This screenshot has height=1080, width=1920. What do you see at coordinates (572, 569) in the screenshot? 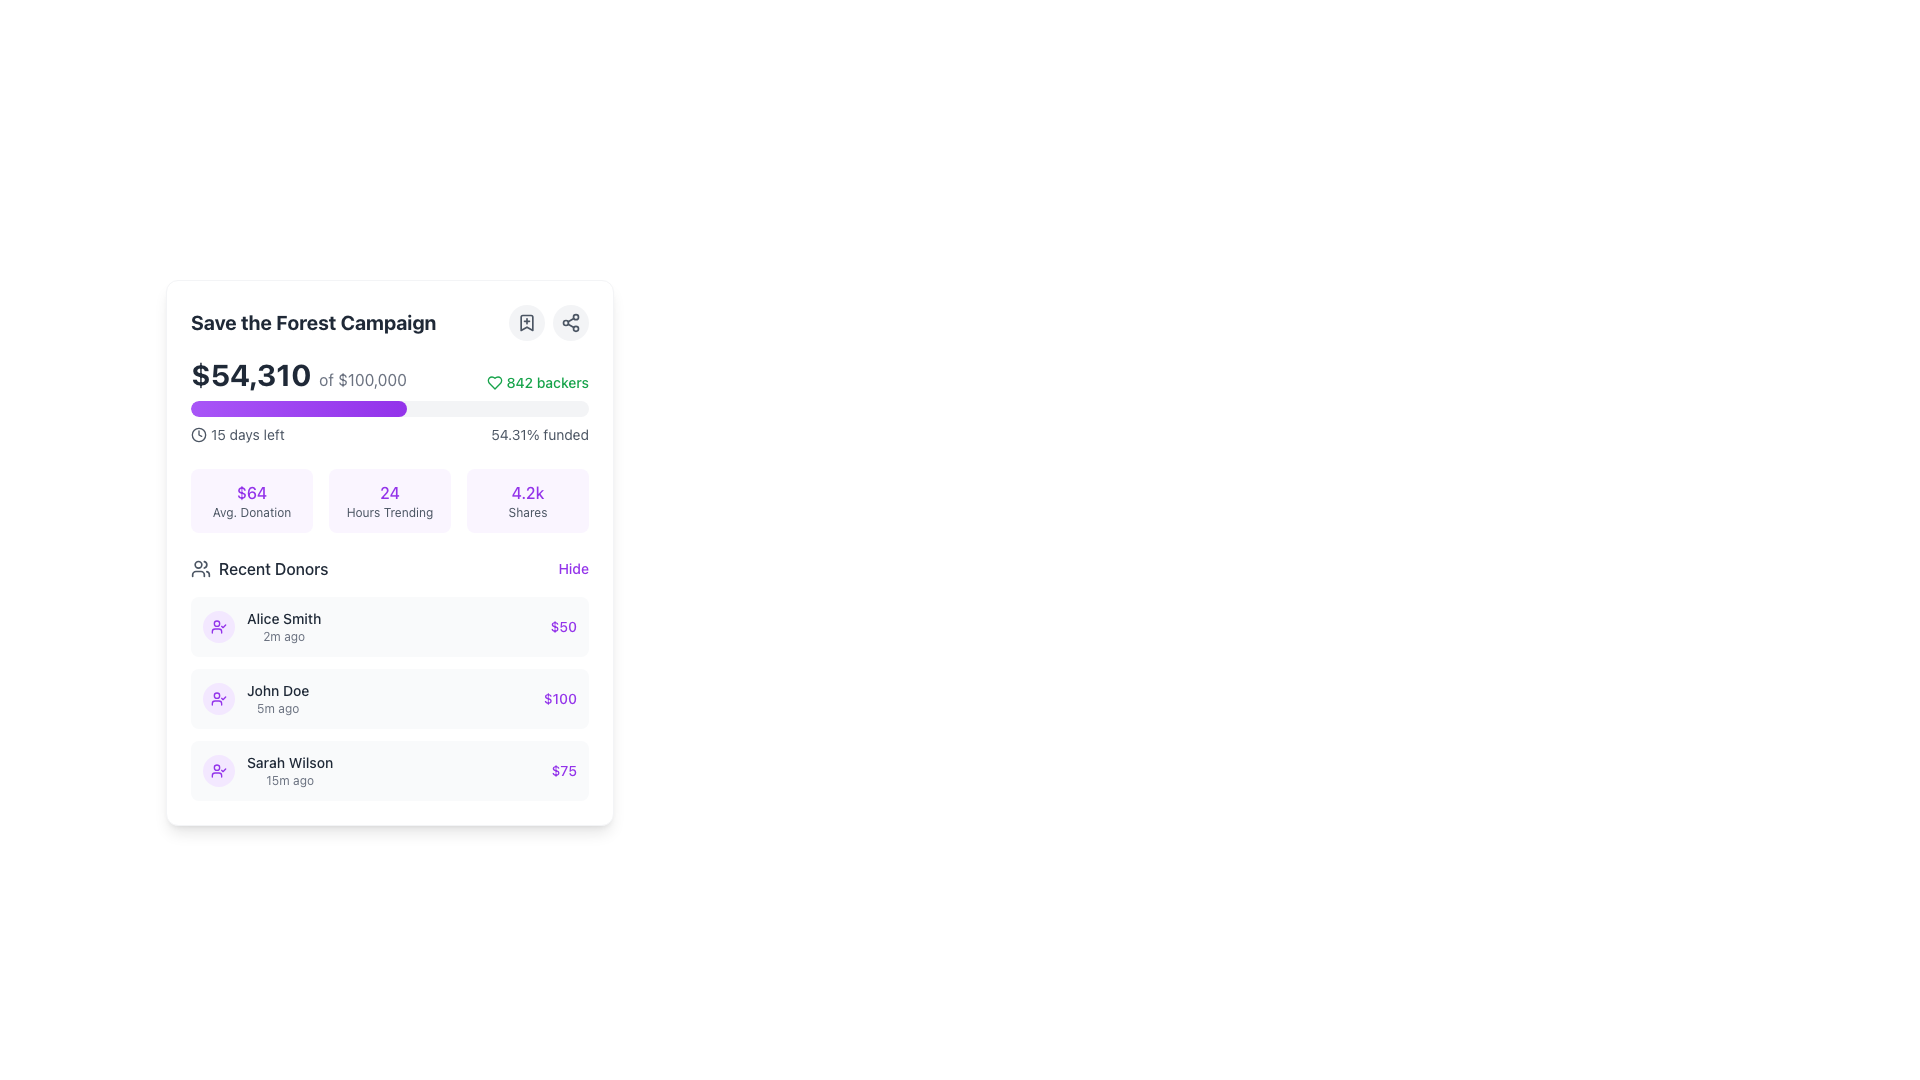
I see `the button located at the top-right corner of the 'Recent Donors' section to change the text color` at bounding box center [572, 569].